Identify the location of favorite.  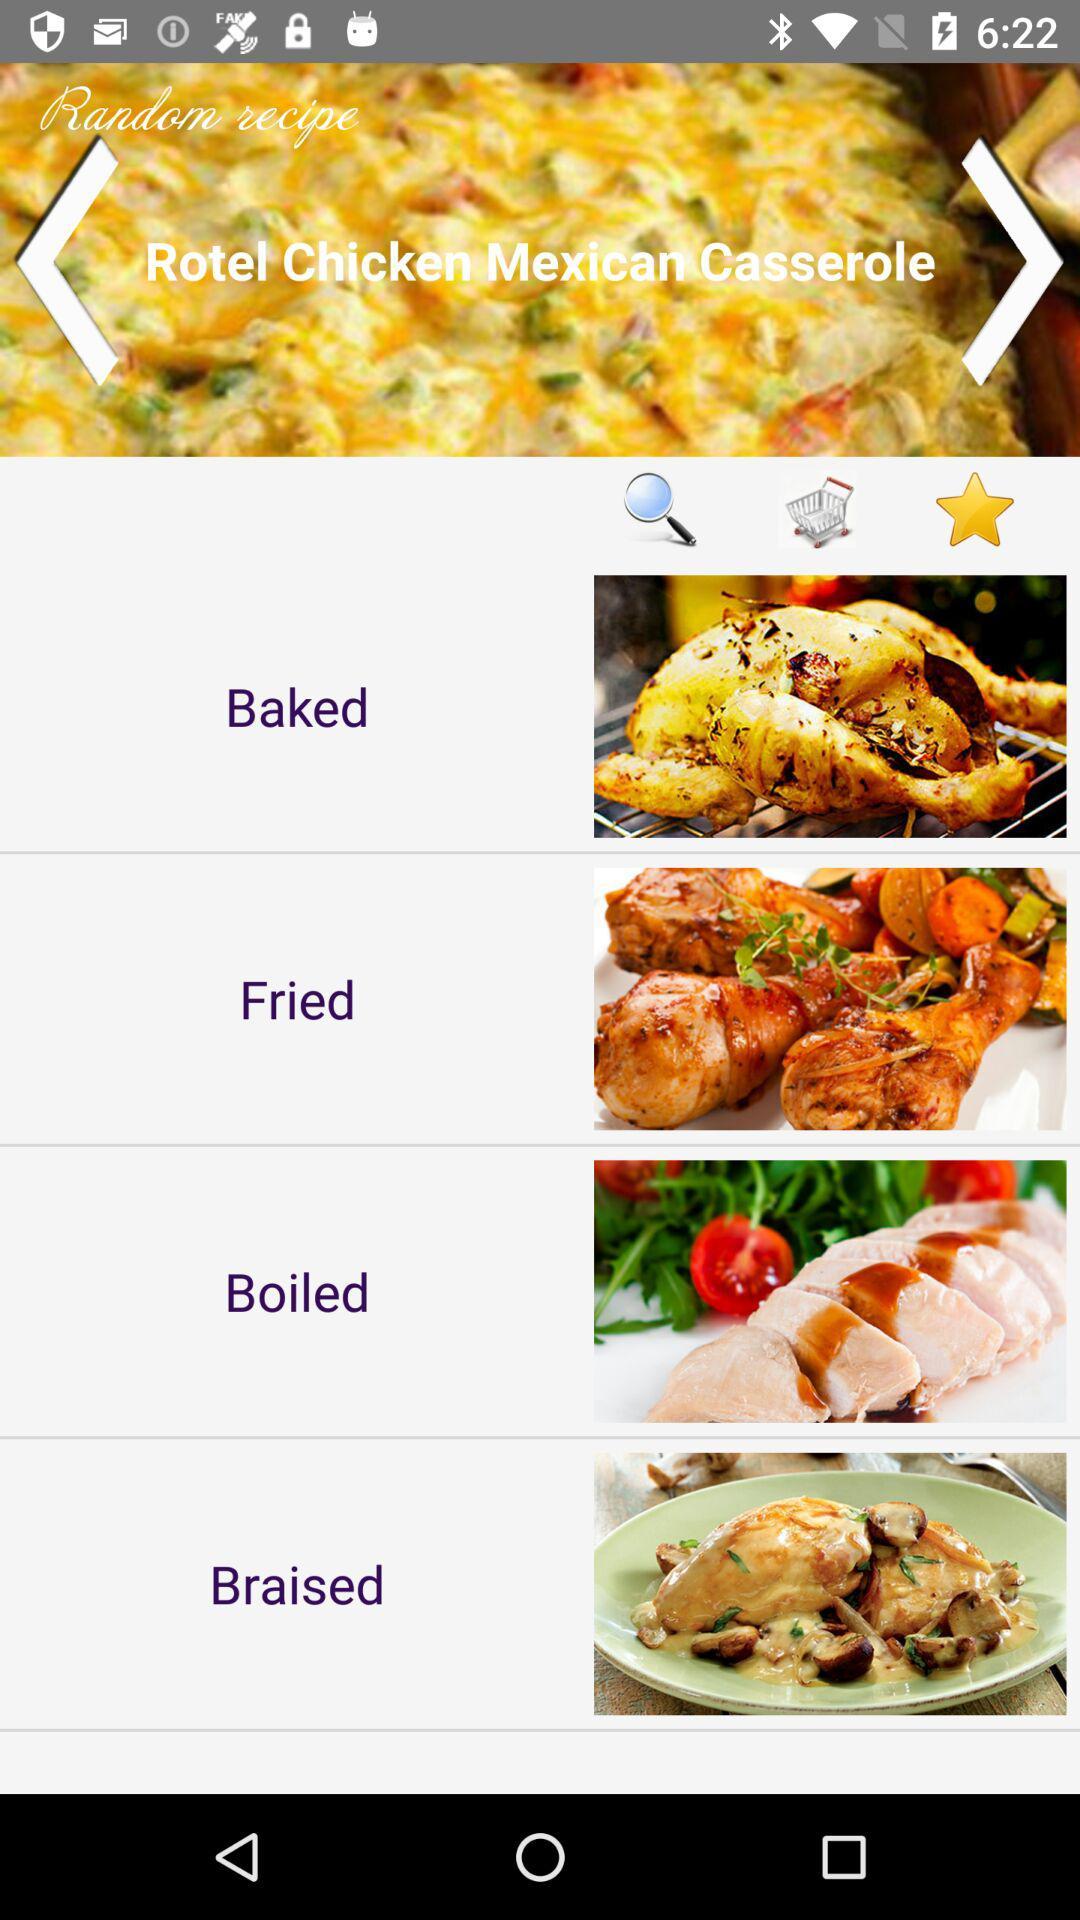
(974, 509).